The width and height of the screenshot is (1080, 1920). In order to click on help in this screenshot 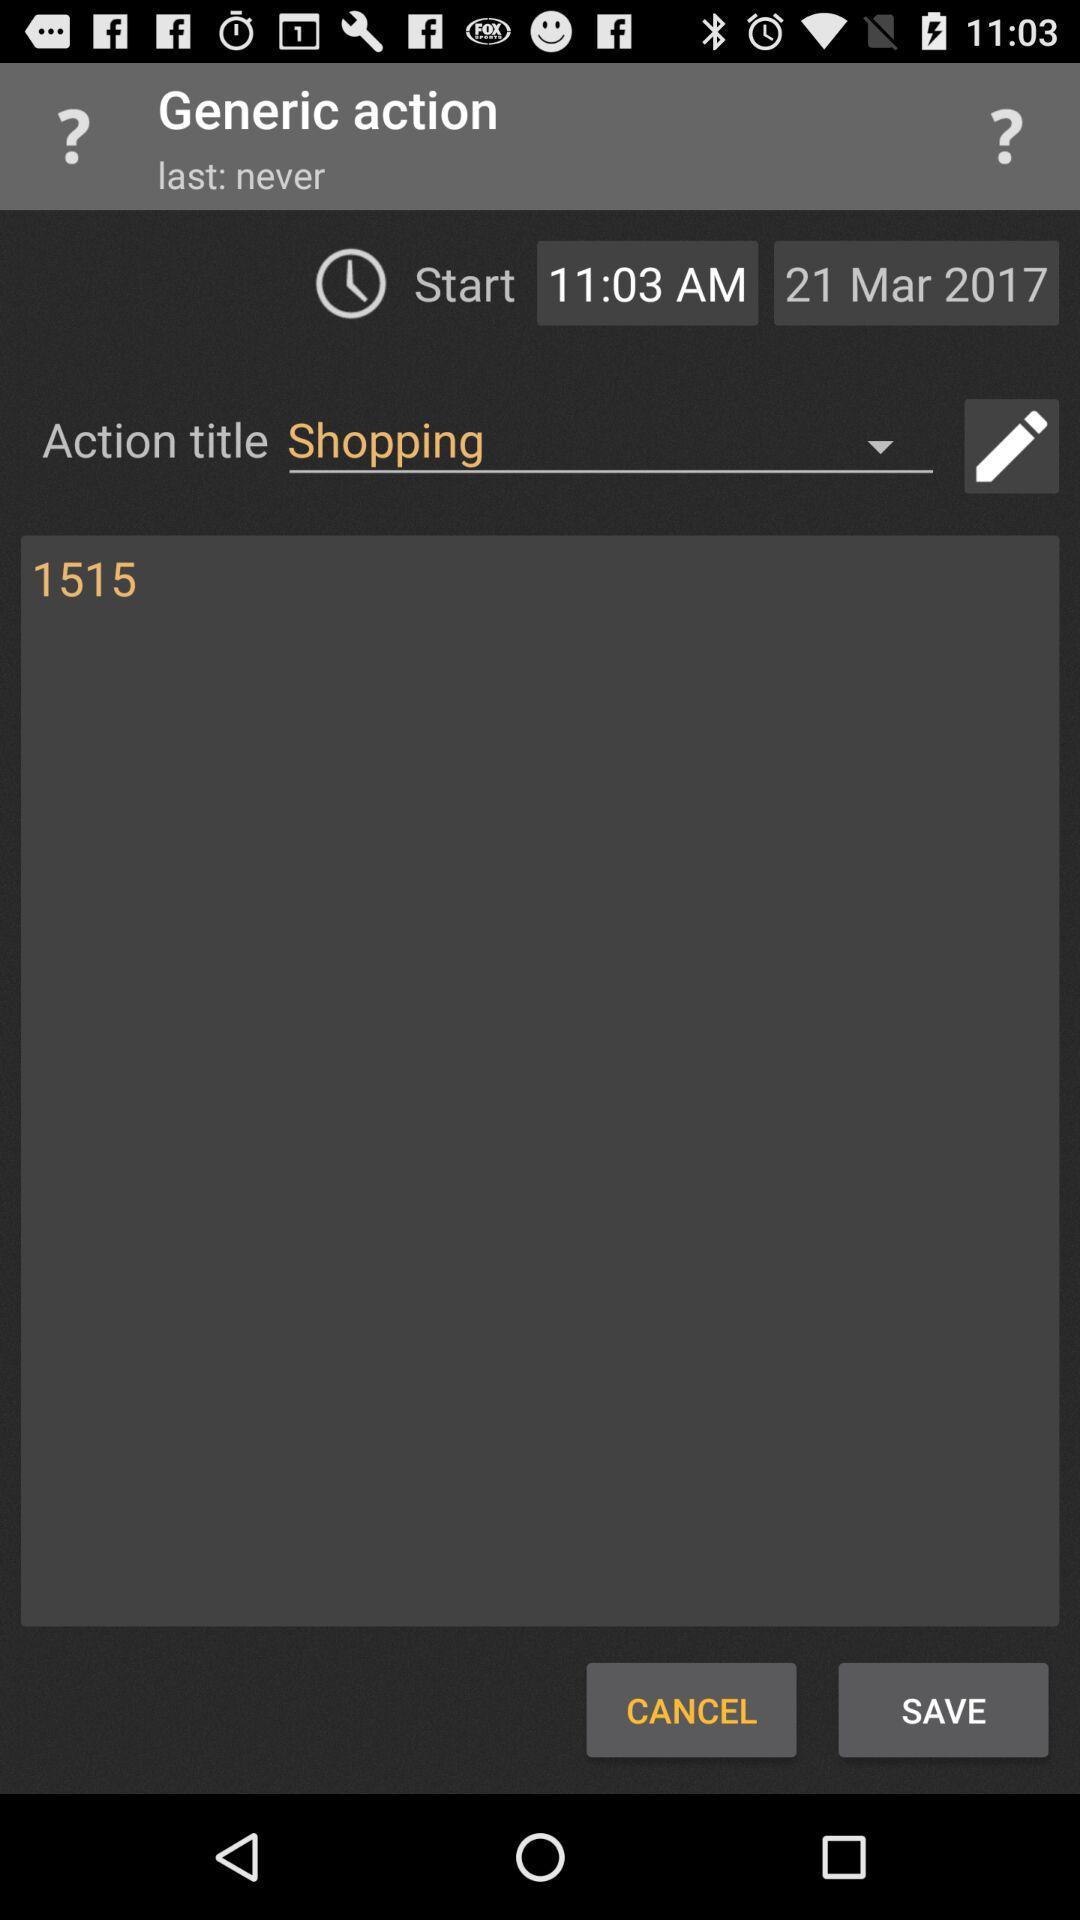, I will do `click(1006, 135)`.